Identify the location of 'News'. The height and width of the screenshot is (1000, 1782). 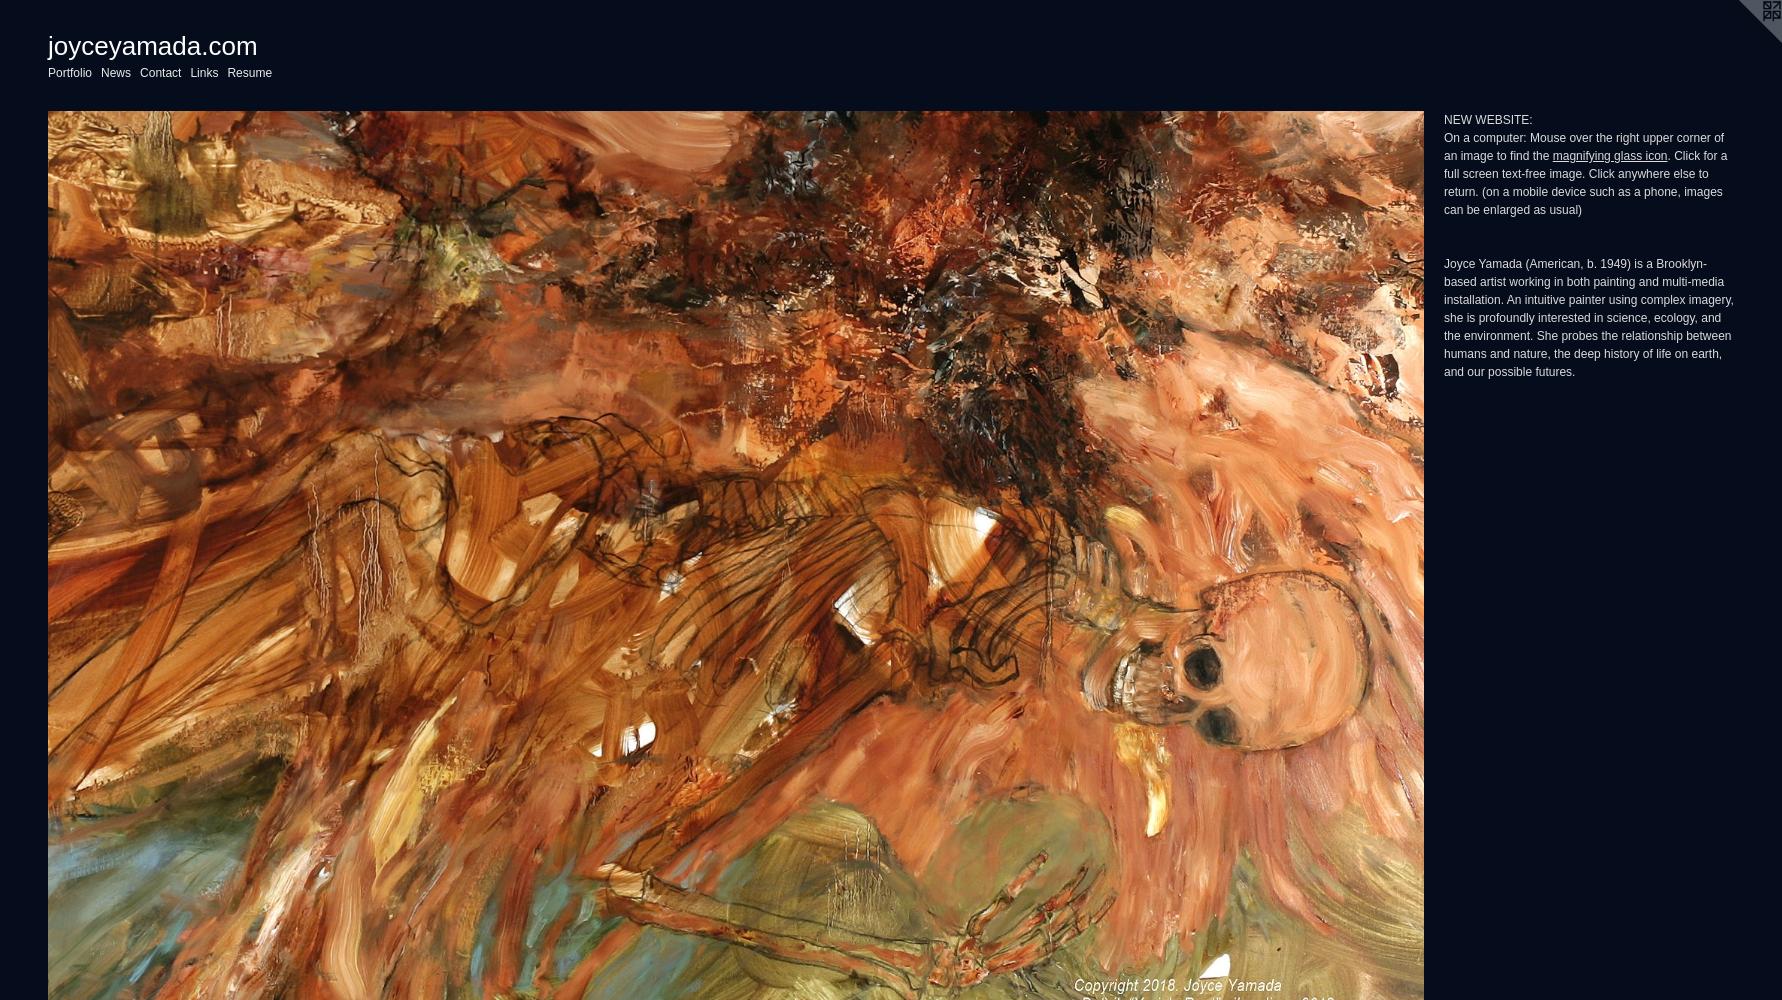
(115, 72).